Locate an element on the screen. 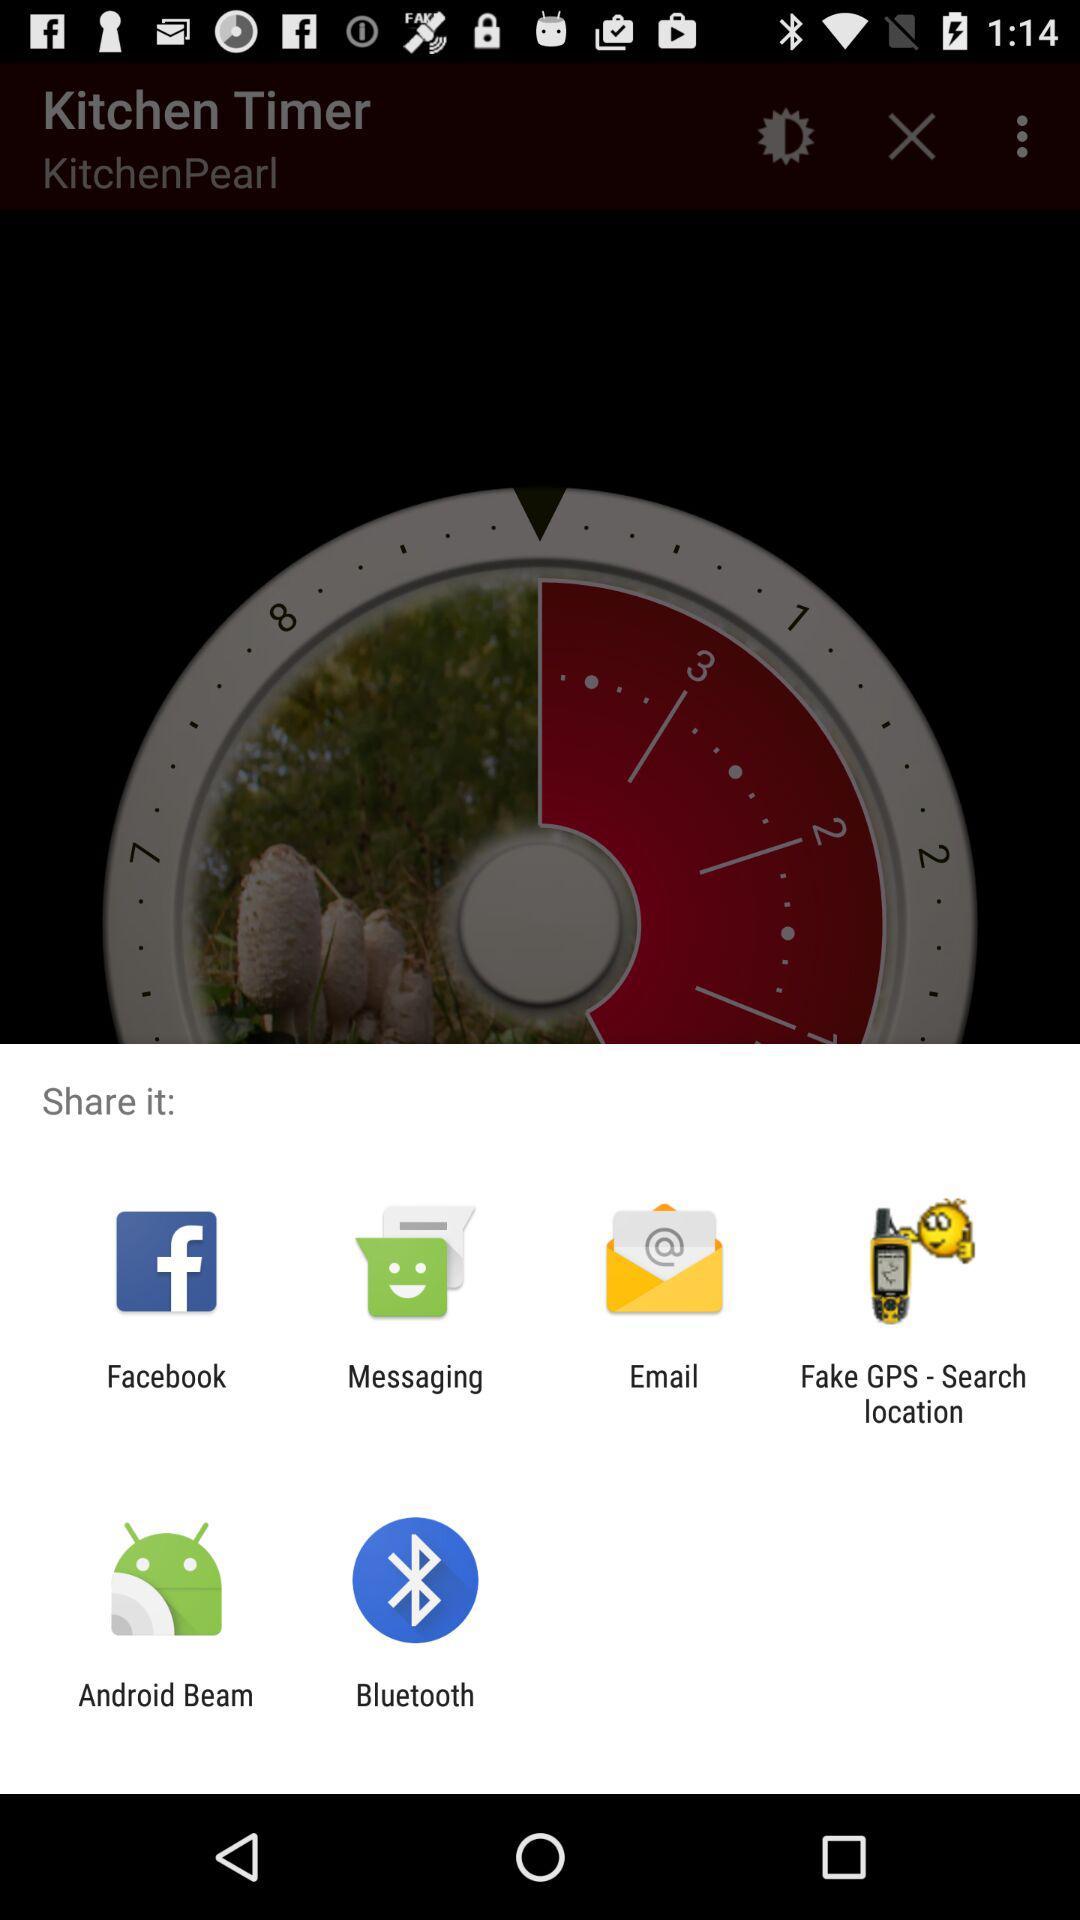 The image size is (1080, 1920). the messaging item is located at coordinates (414, 1392).